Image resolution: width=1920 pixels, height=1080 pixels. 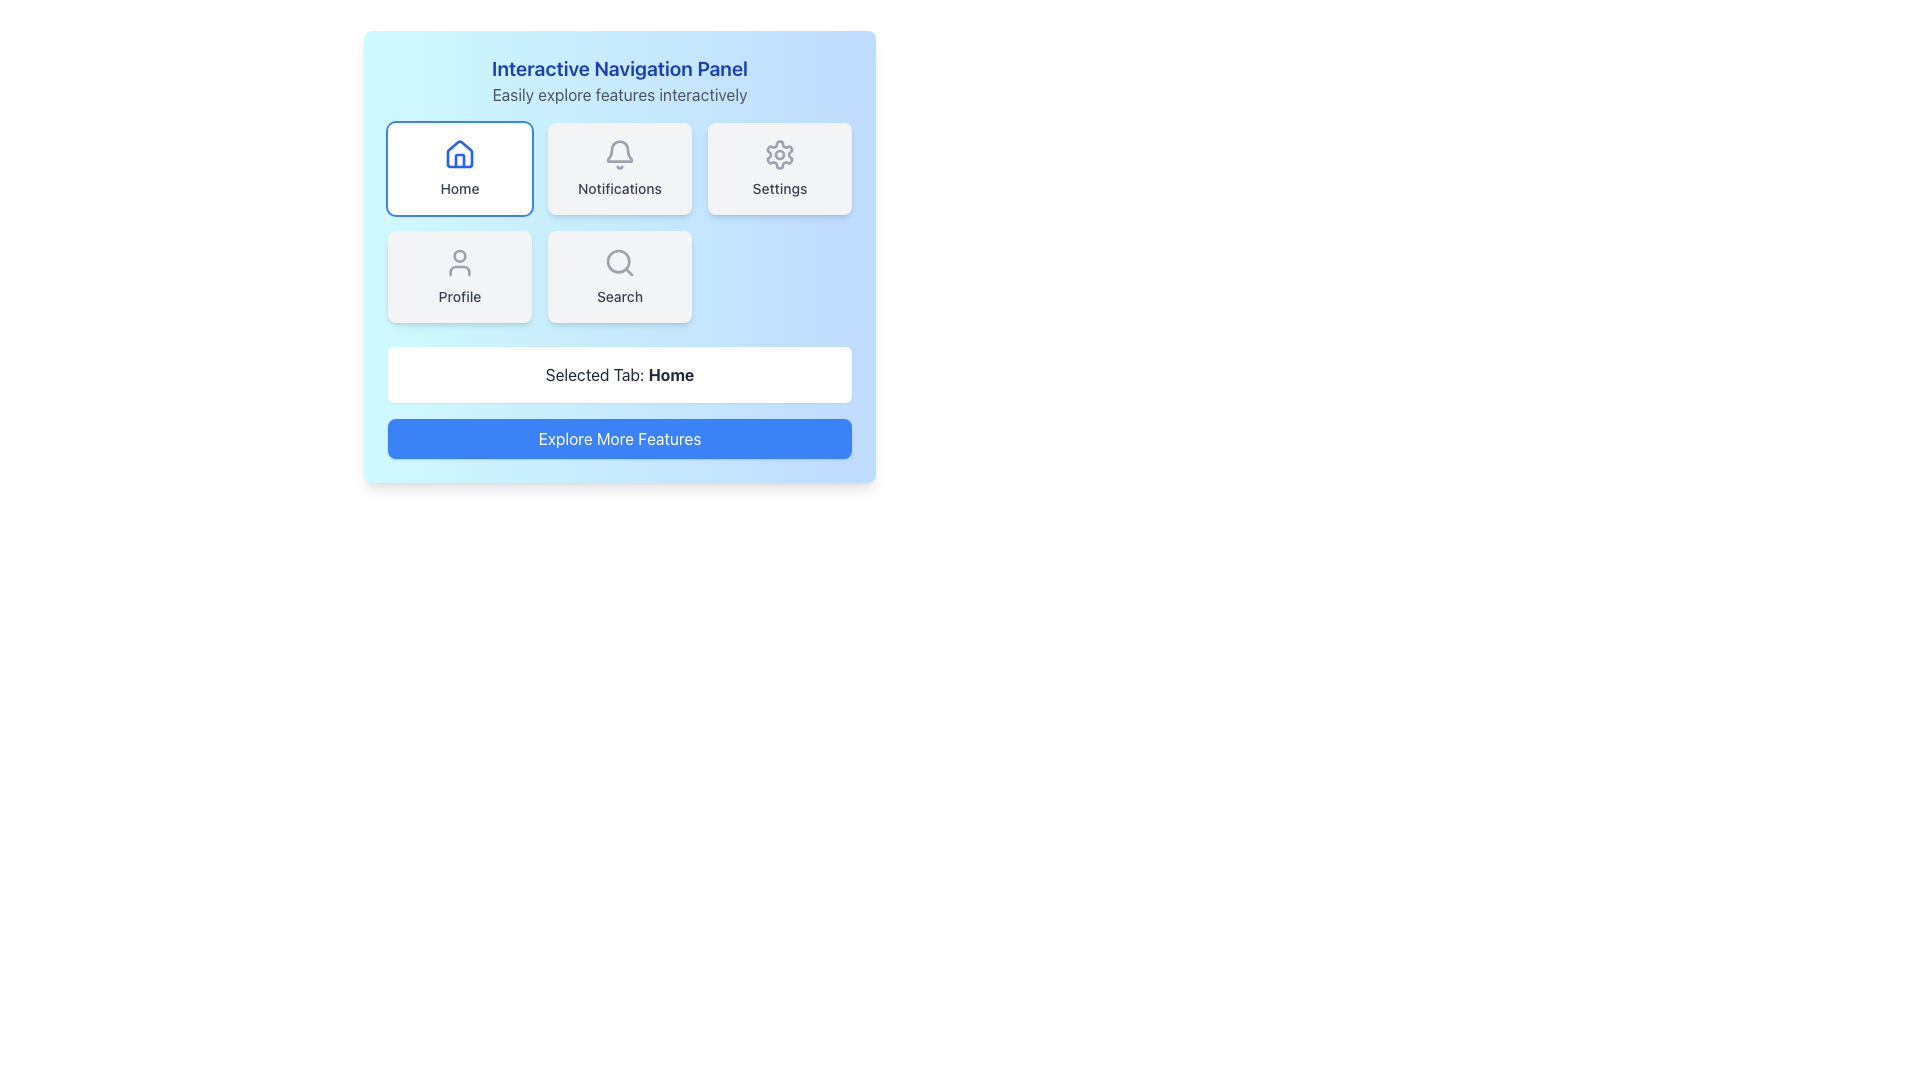 I want to click on the text label that indicates the settings section of the application, located in the top-right section of the layout, below the gear-shaped icon, so click(x=778, y=189).